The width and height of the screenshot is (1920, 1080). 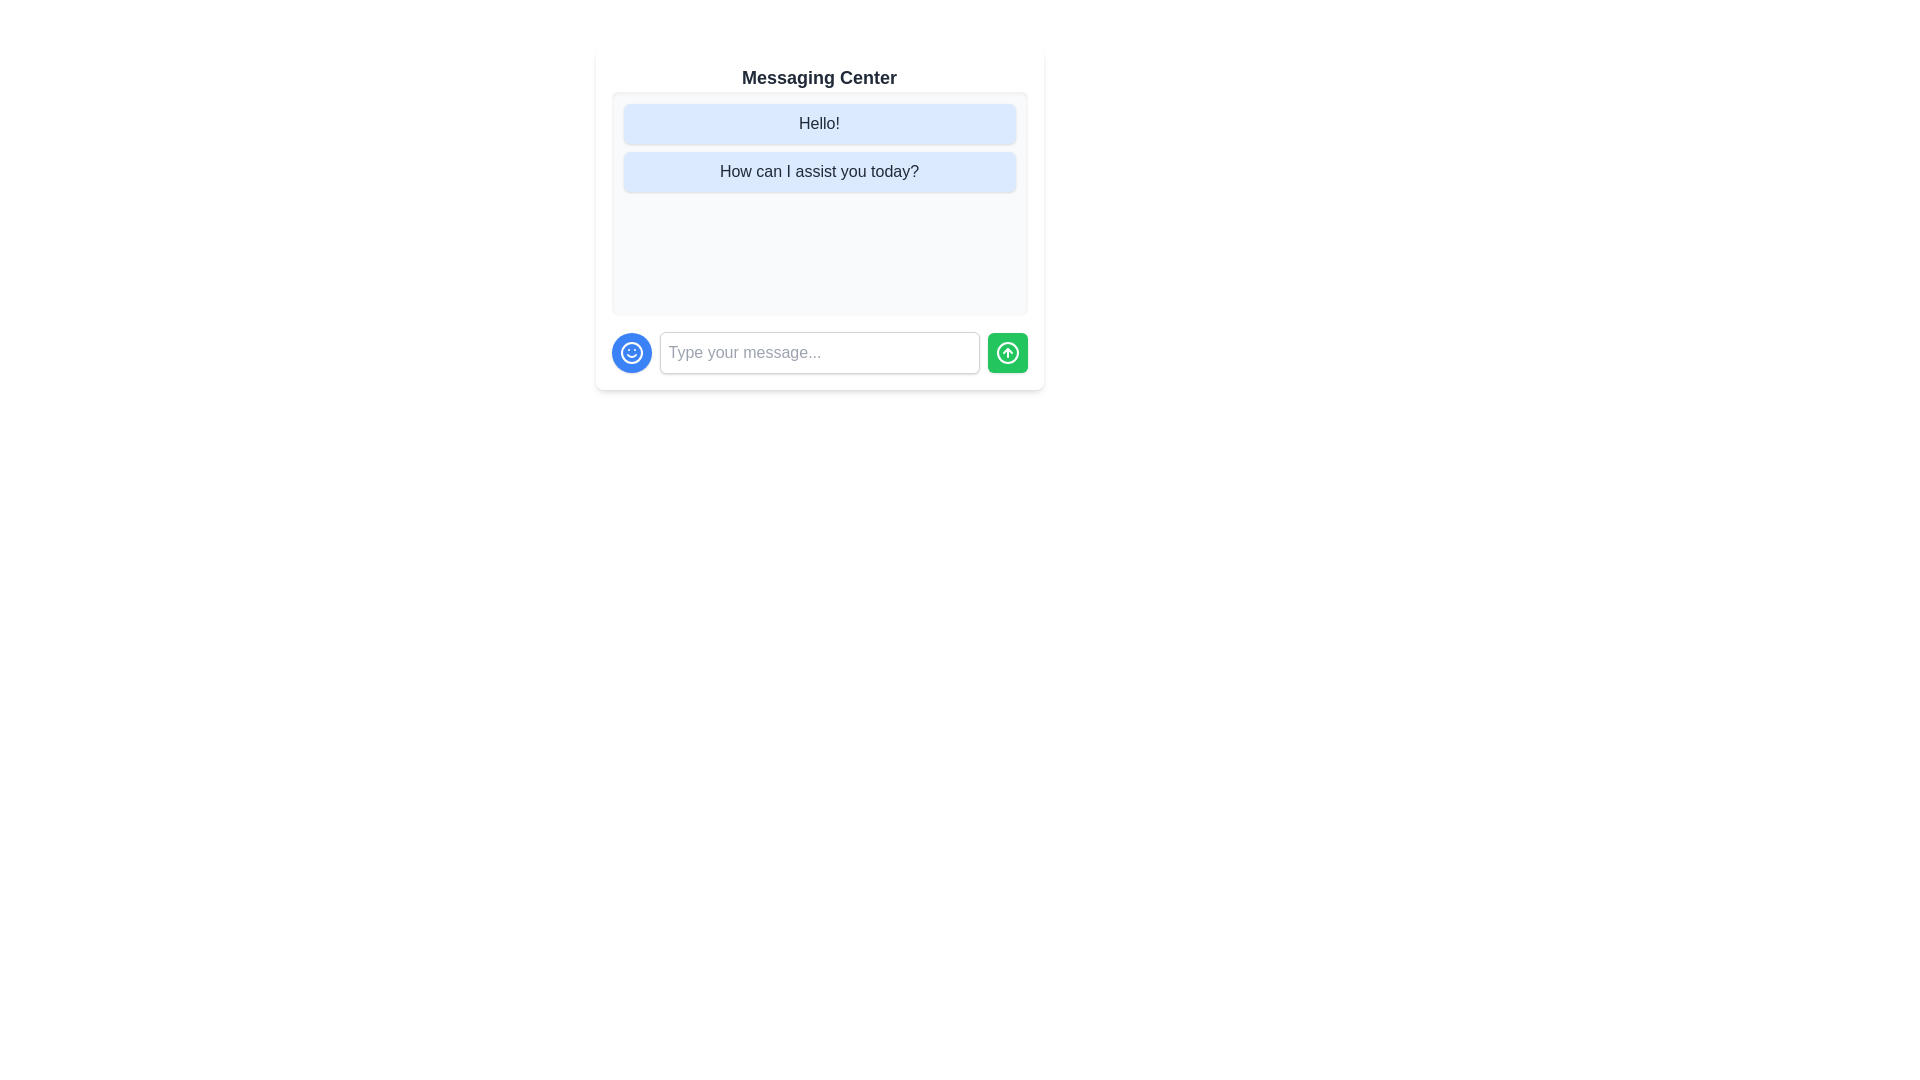 I want to click on the input box and type the text 'Hello, World!', so click(x=819, y=352).